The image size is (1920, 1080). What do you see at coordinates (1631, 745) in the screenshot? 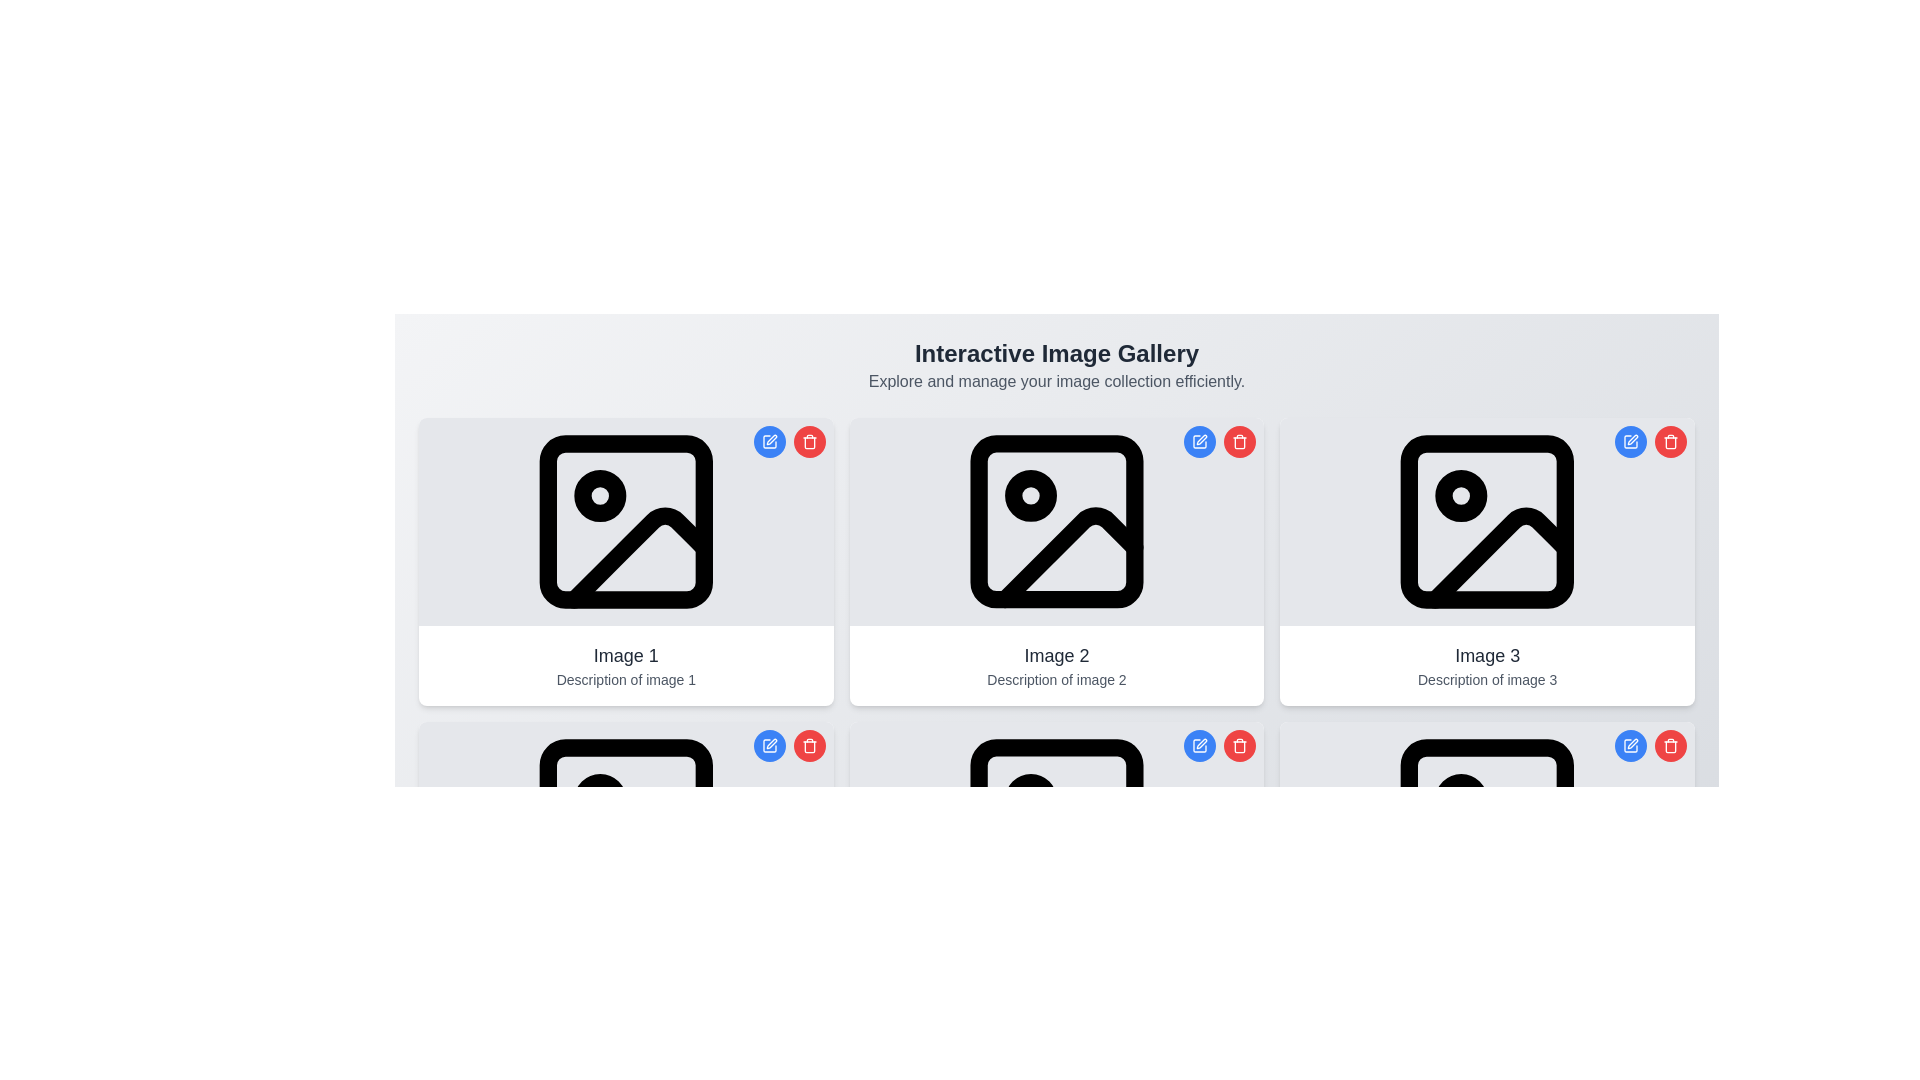
I see `the icon in the top-right corner of the card labeled 'Image 3', which denotes an action related to editing or customizing the associated image or card content` at bounding box center [1631, 745].